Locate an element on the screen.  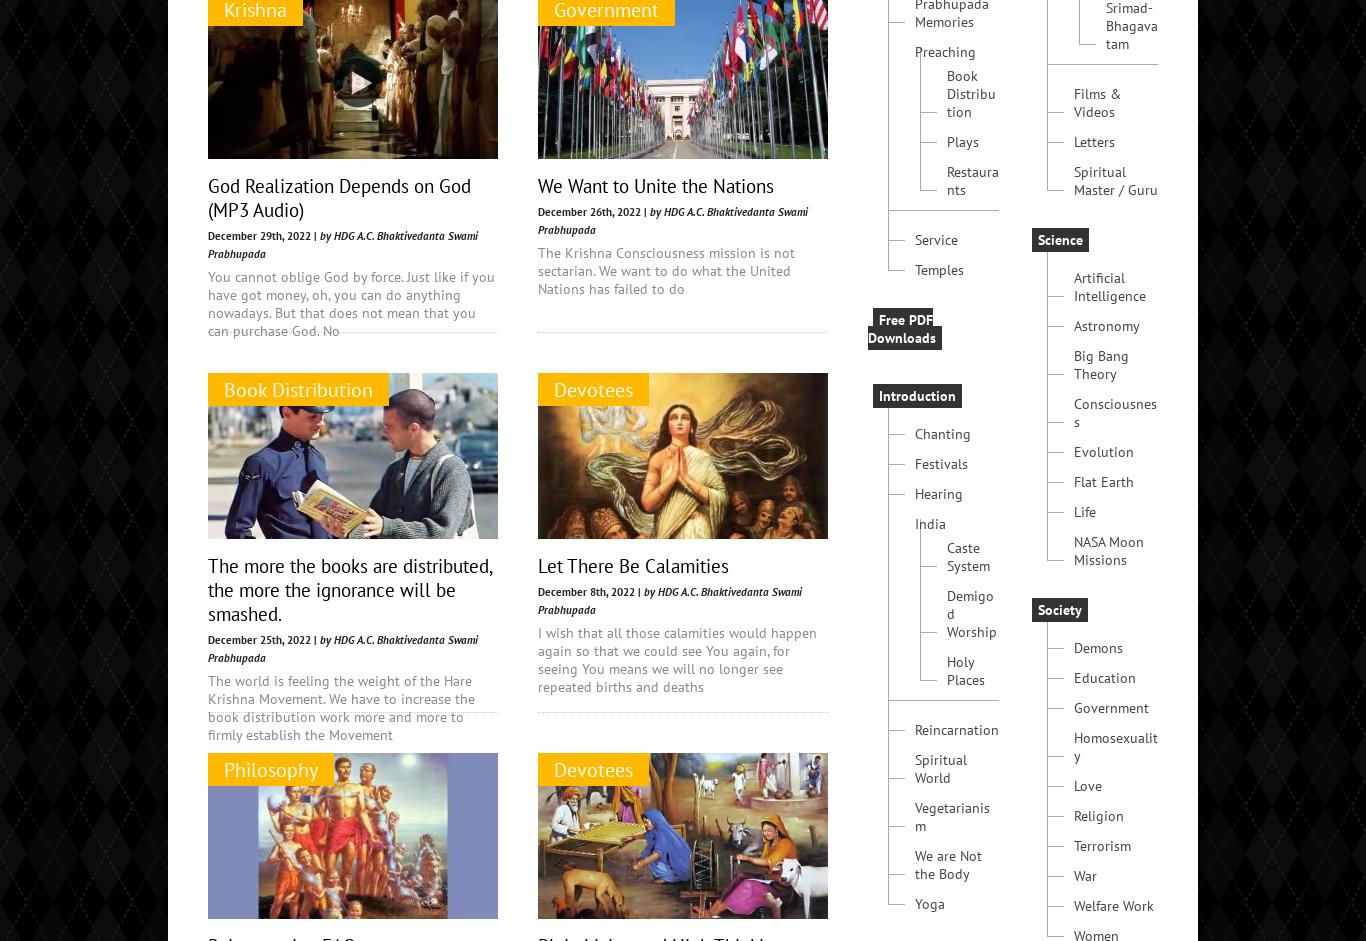
'Let There Be Calamities' is located at coordinates (632, 565).